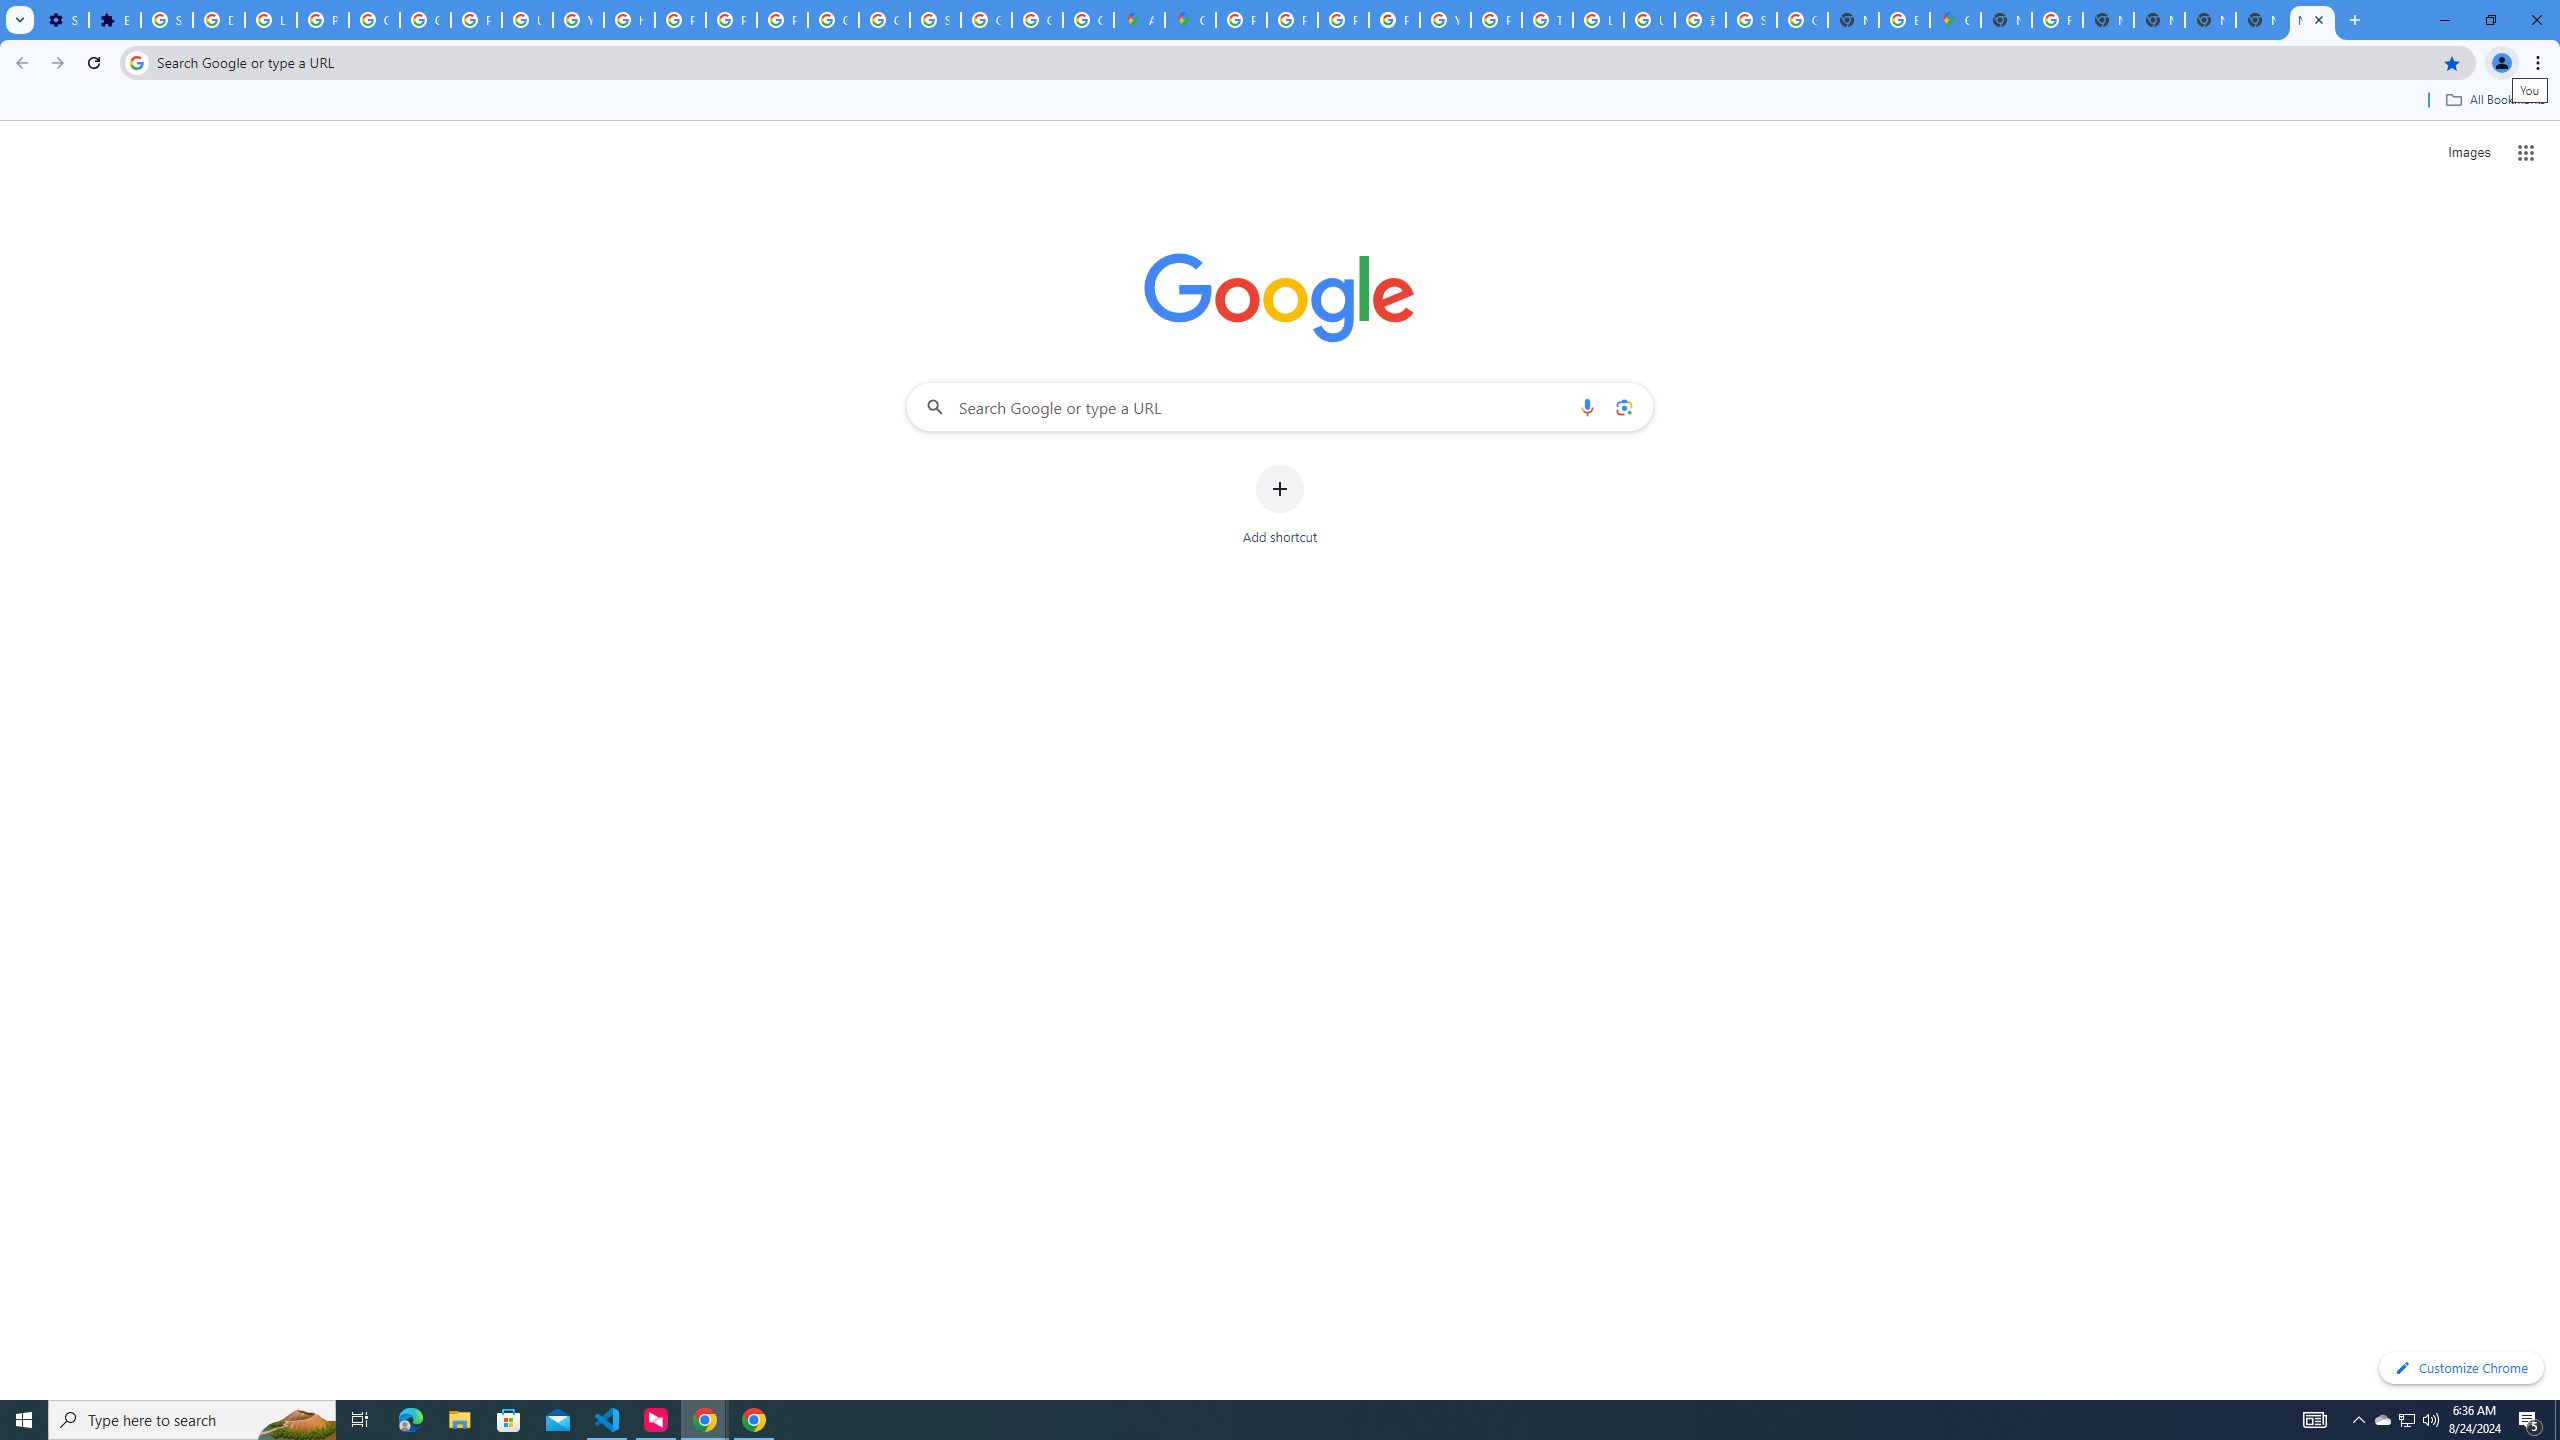 The height and width of the screenshot is (1440, 2560). What do you see at coordinates (375, 19) in the screenshot?
I see `'Google Account Help'` at bounding box center [375, 19].